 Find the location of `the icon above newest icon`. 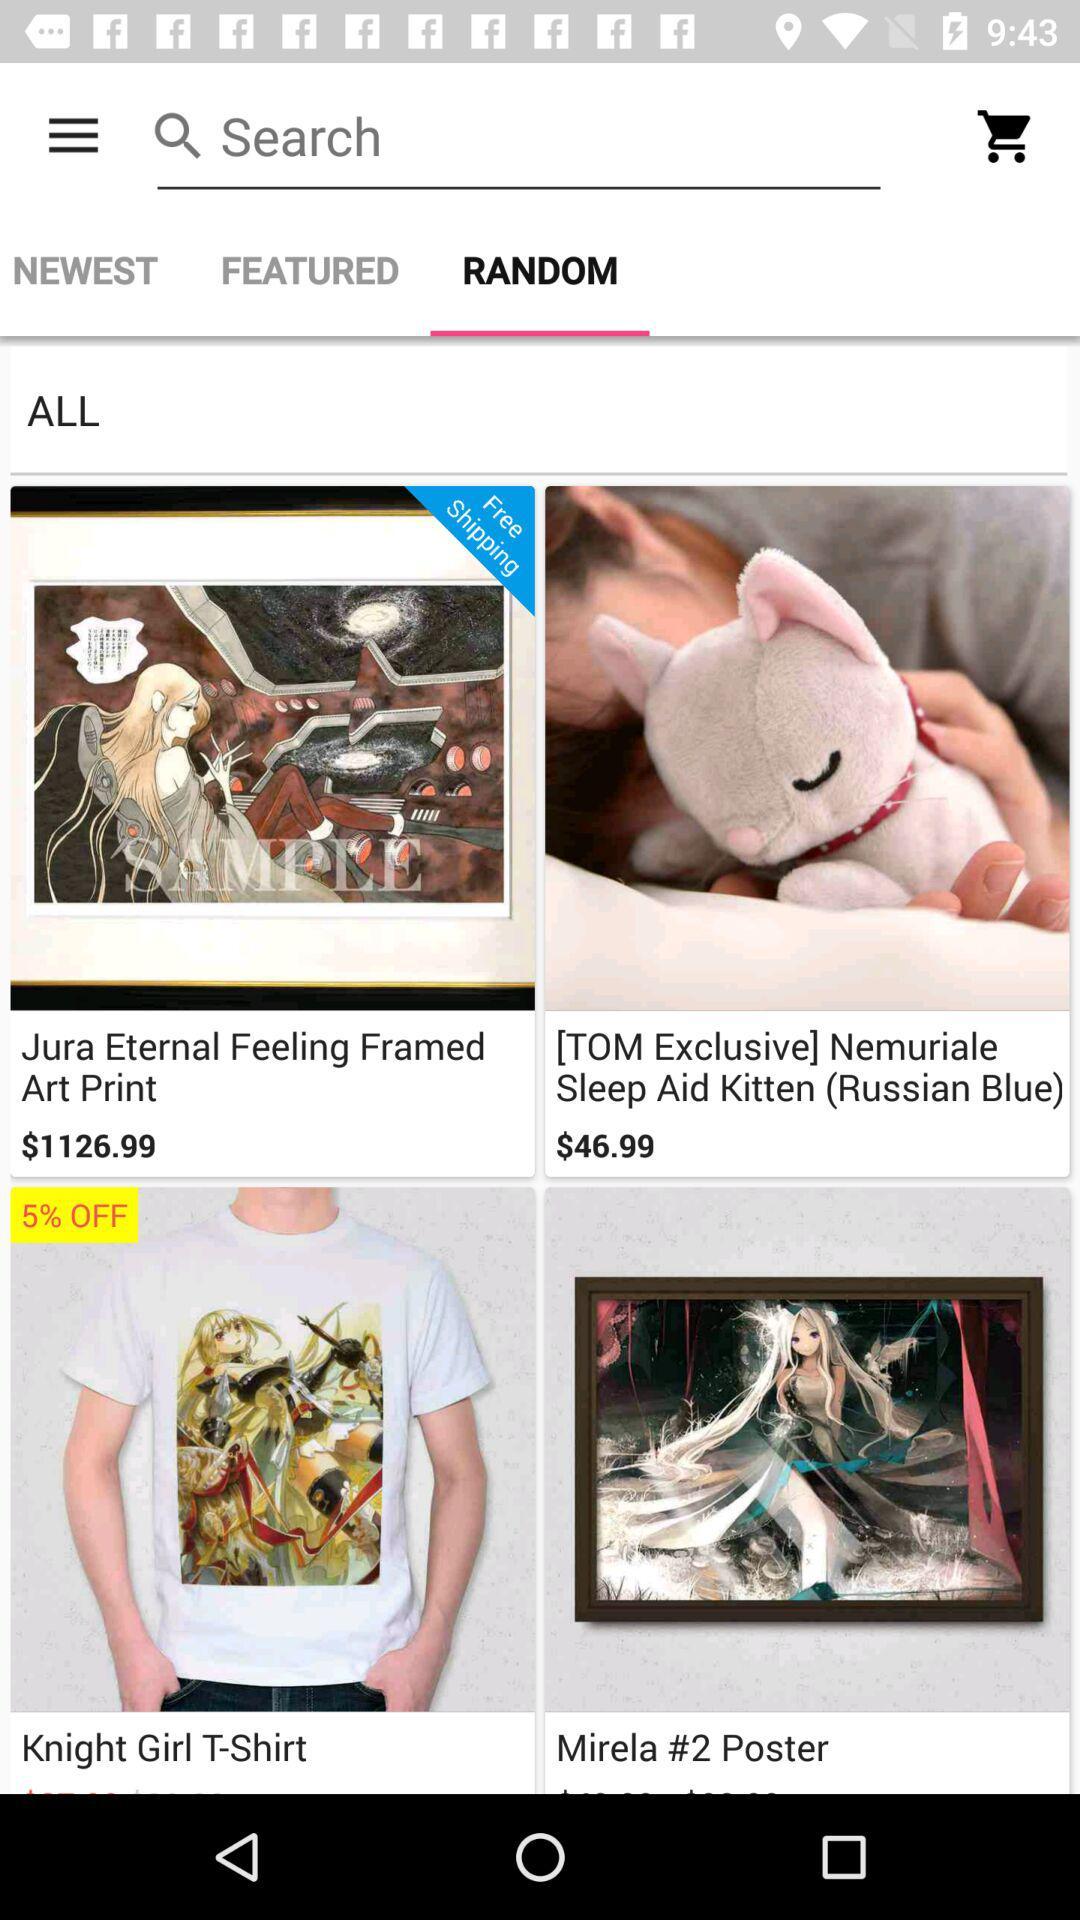

the icon above newest icon is located at coordinates (72, 135).